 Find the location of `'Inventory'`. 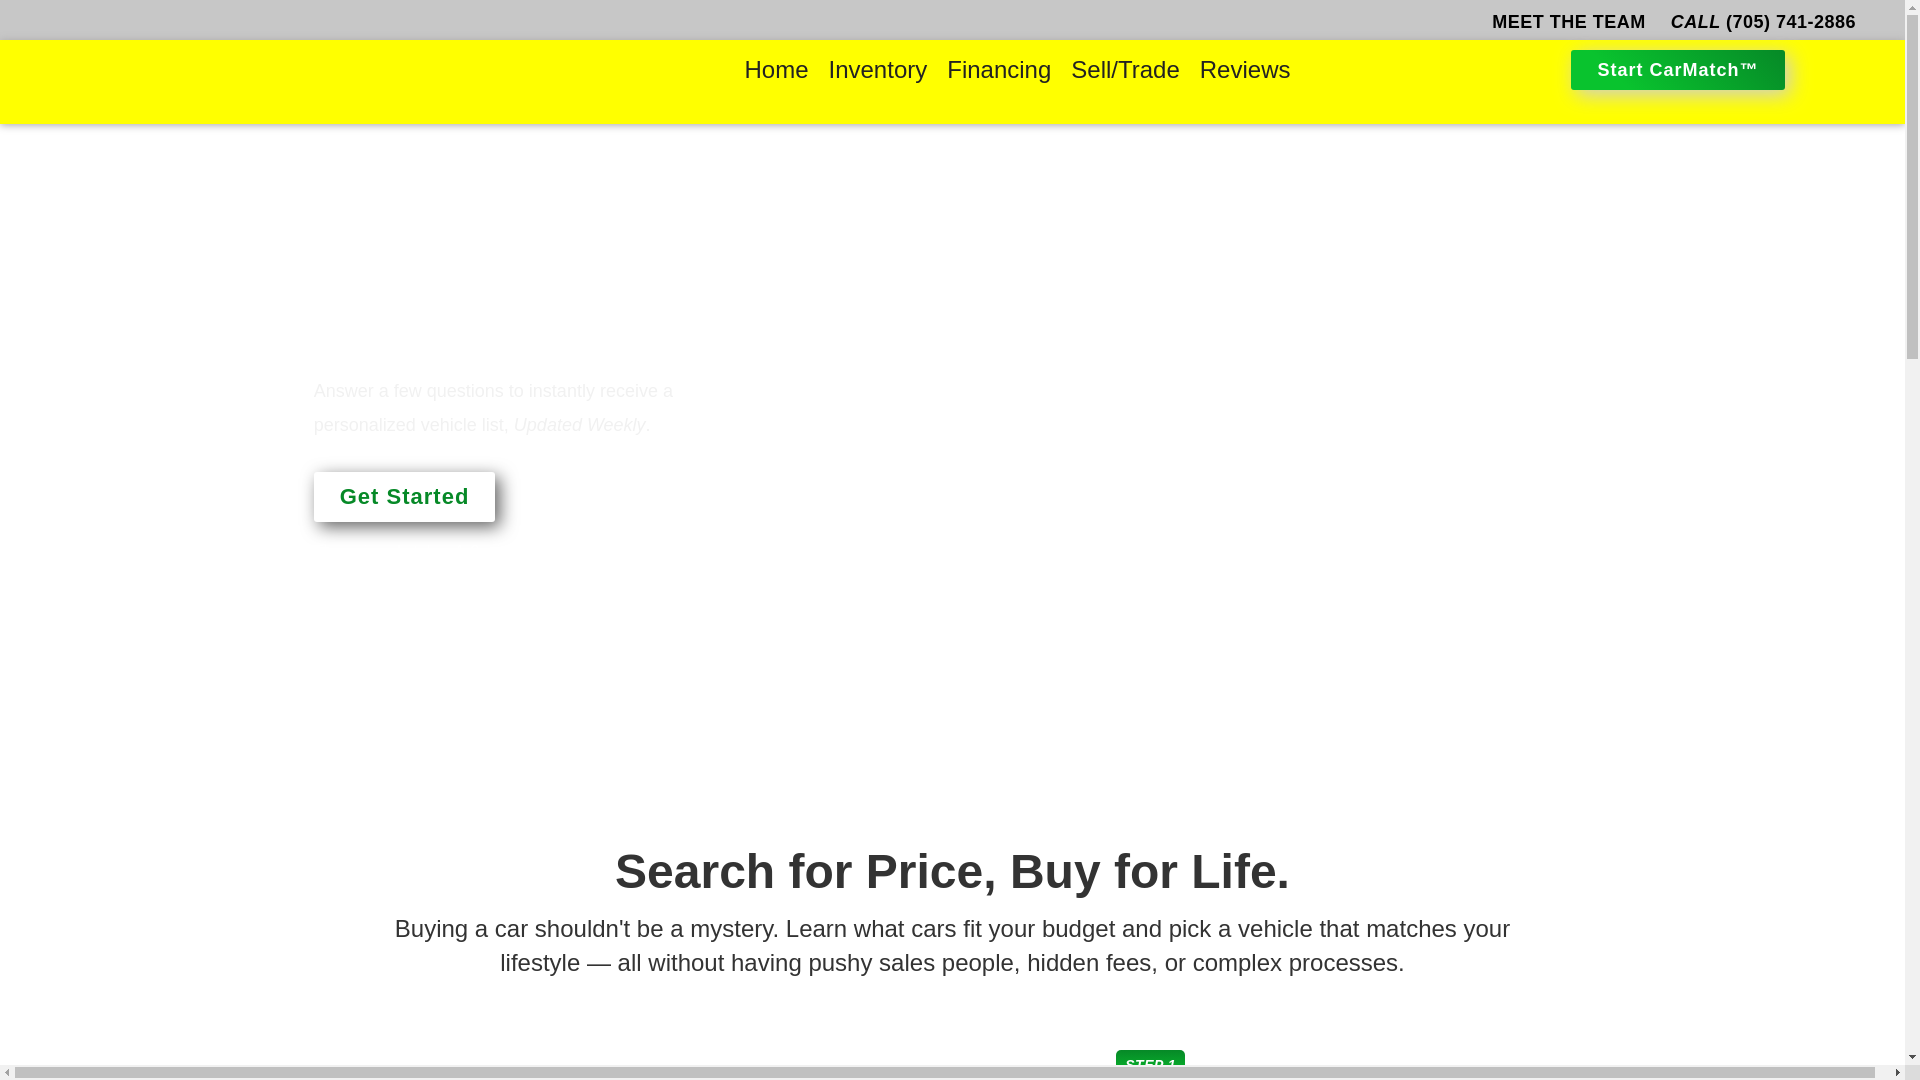

'Inventory' is located at coordinates (877, 68).